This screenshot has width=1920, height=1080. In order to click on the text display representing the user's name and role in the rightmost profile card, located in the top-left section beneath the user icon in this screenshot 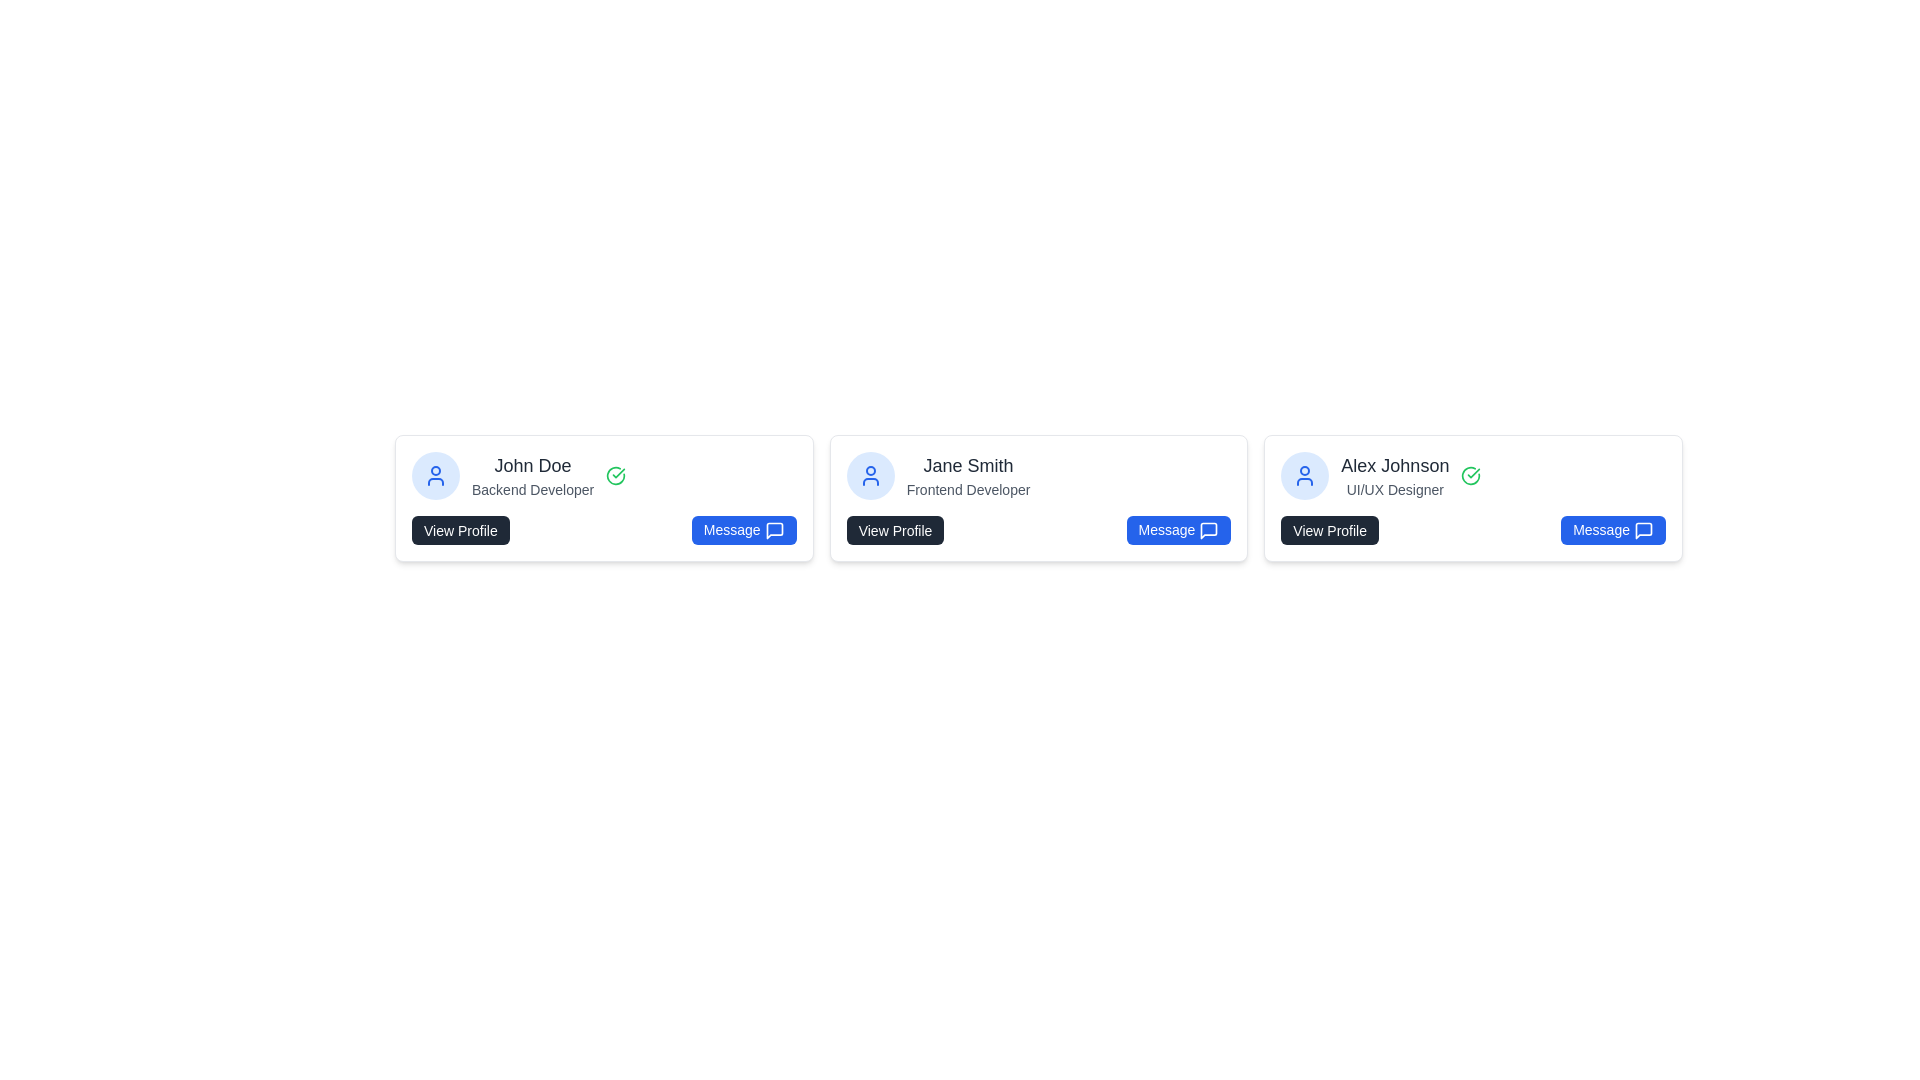, I will do `click(1394, 475)`.